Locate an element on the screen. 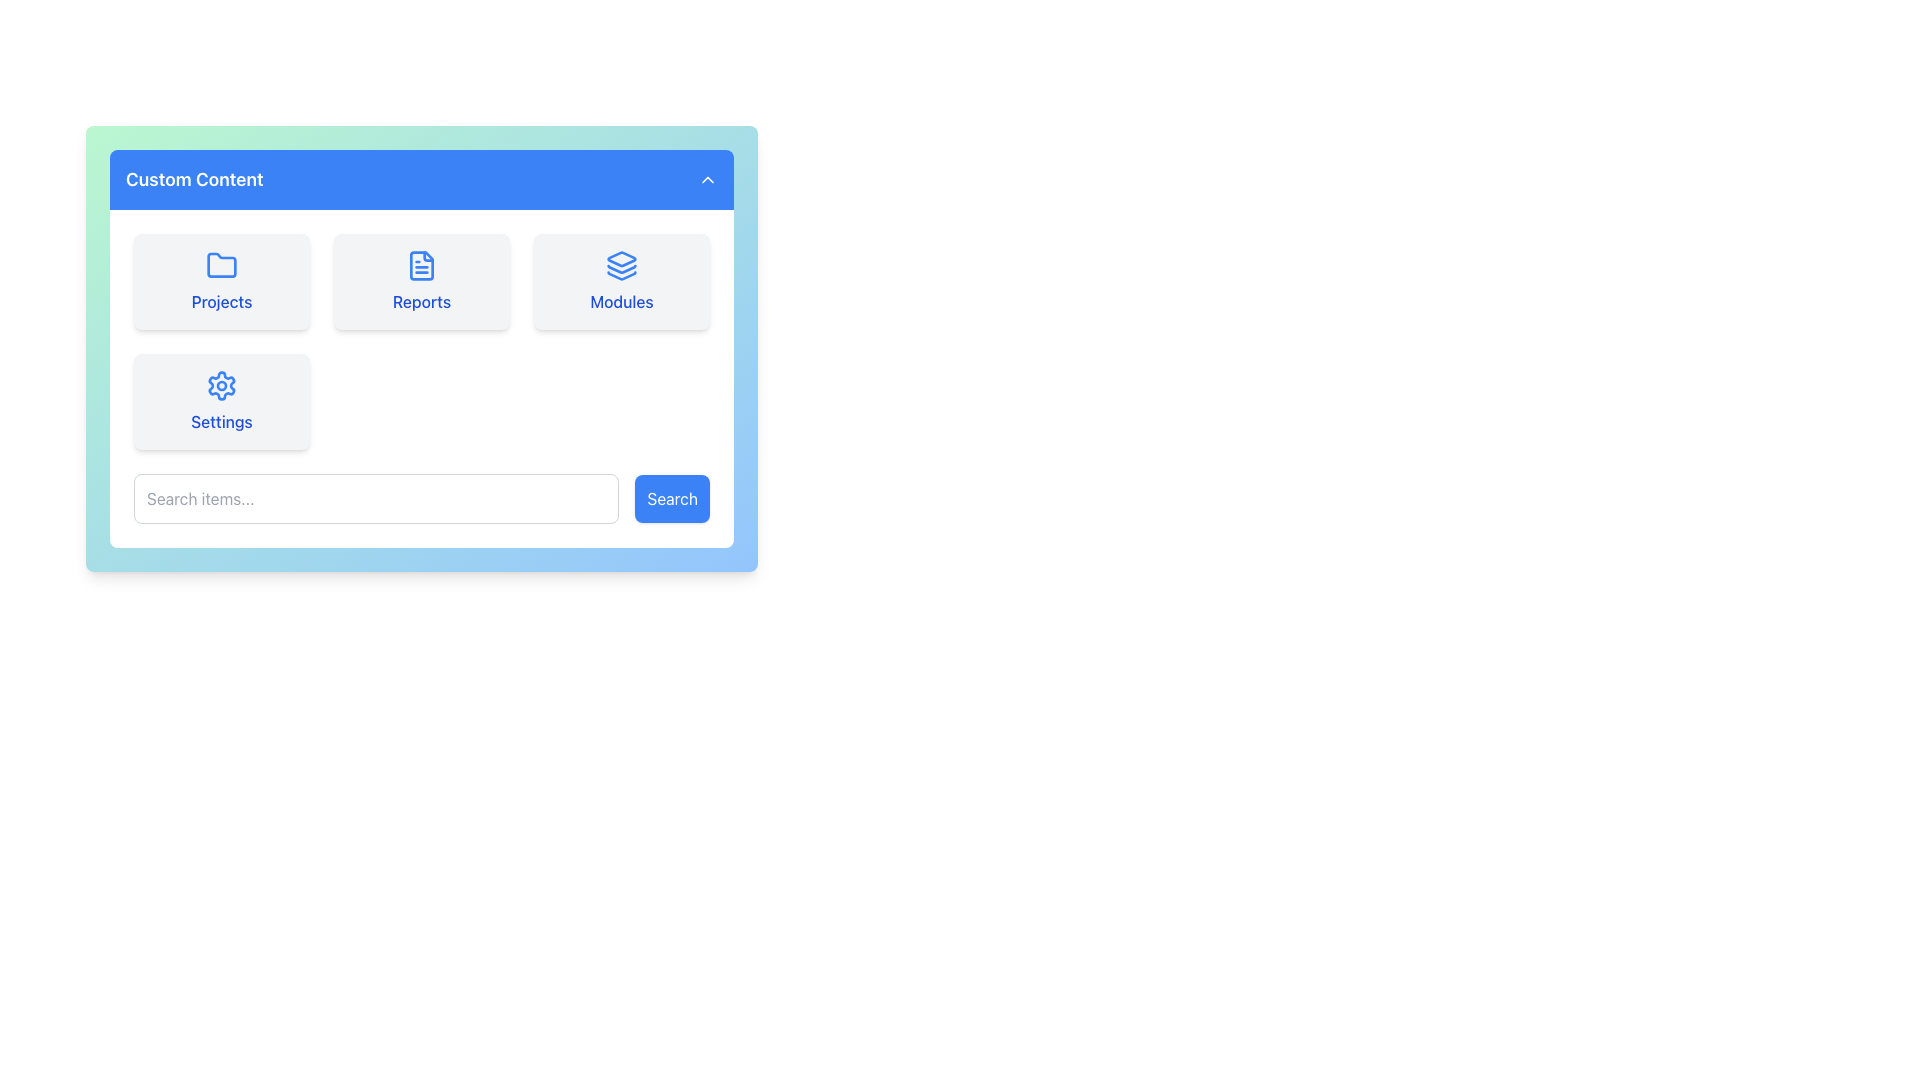 This screenshot has width=1920, height=1080. the 'Search' button, which is a rectangular button with rounded corners and a blue background, to observe the hover effects is located at coordinates (672, 497).